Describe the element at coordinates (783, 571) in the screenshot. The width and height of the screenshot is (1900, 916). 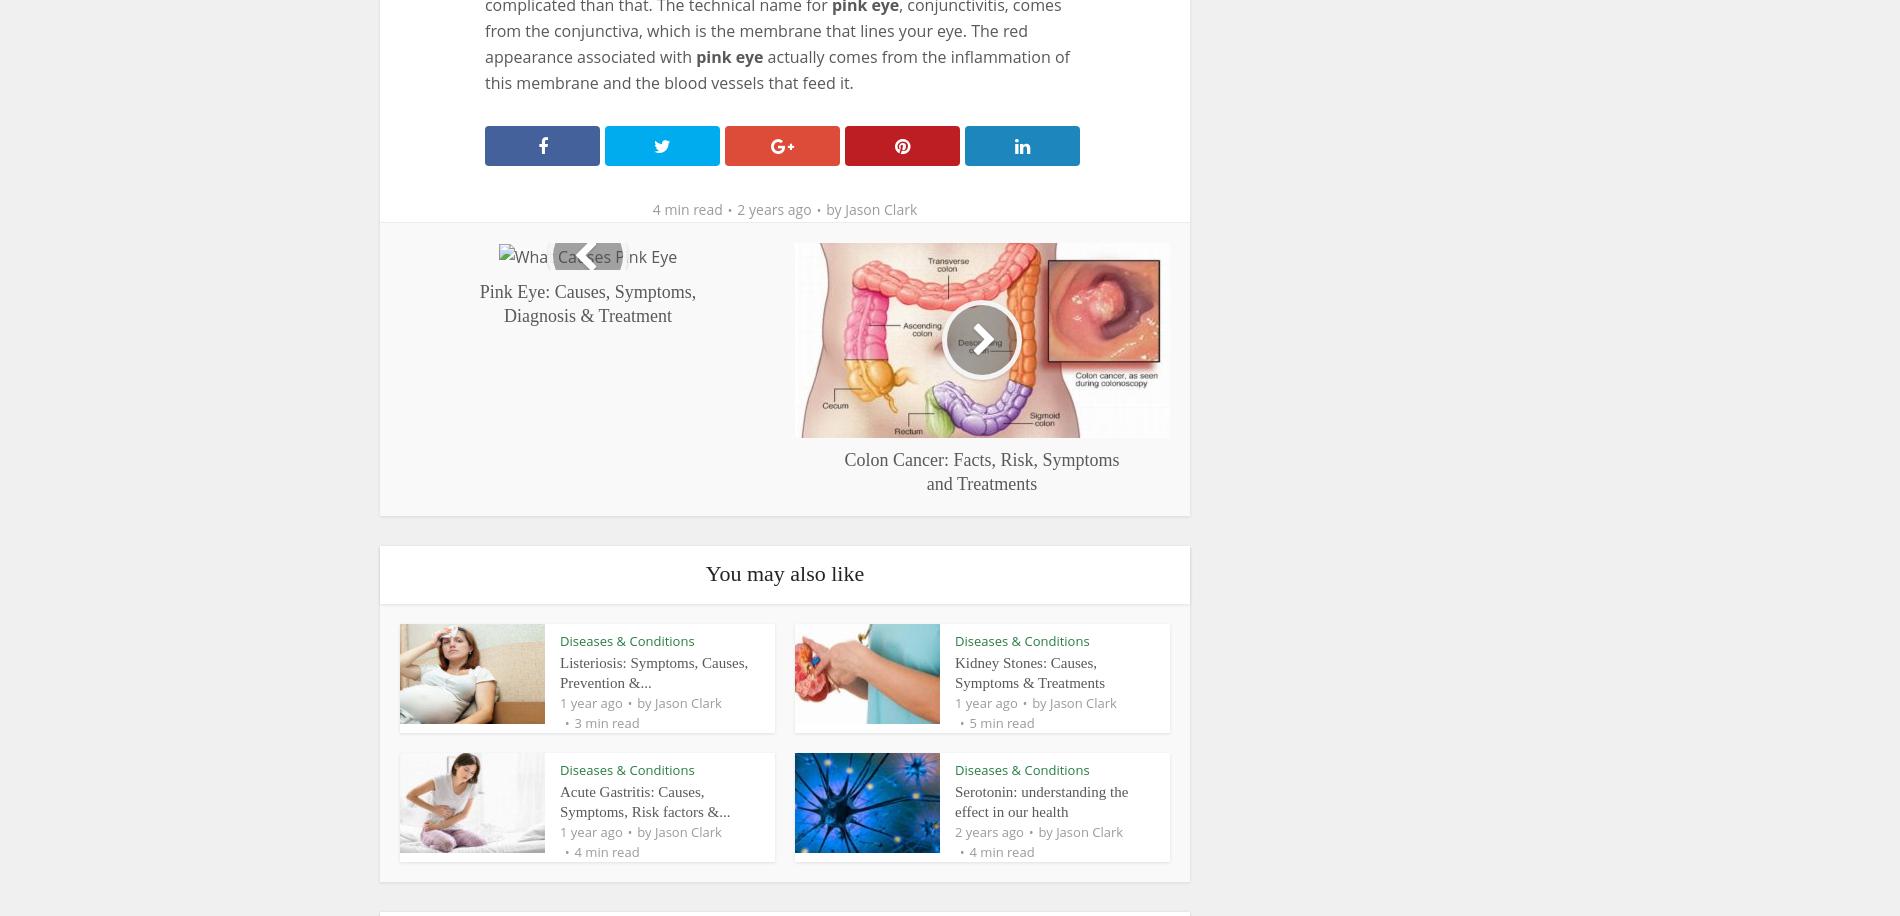
I see `'You may also like'` at that location.